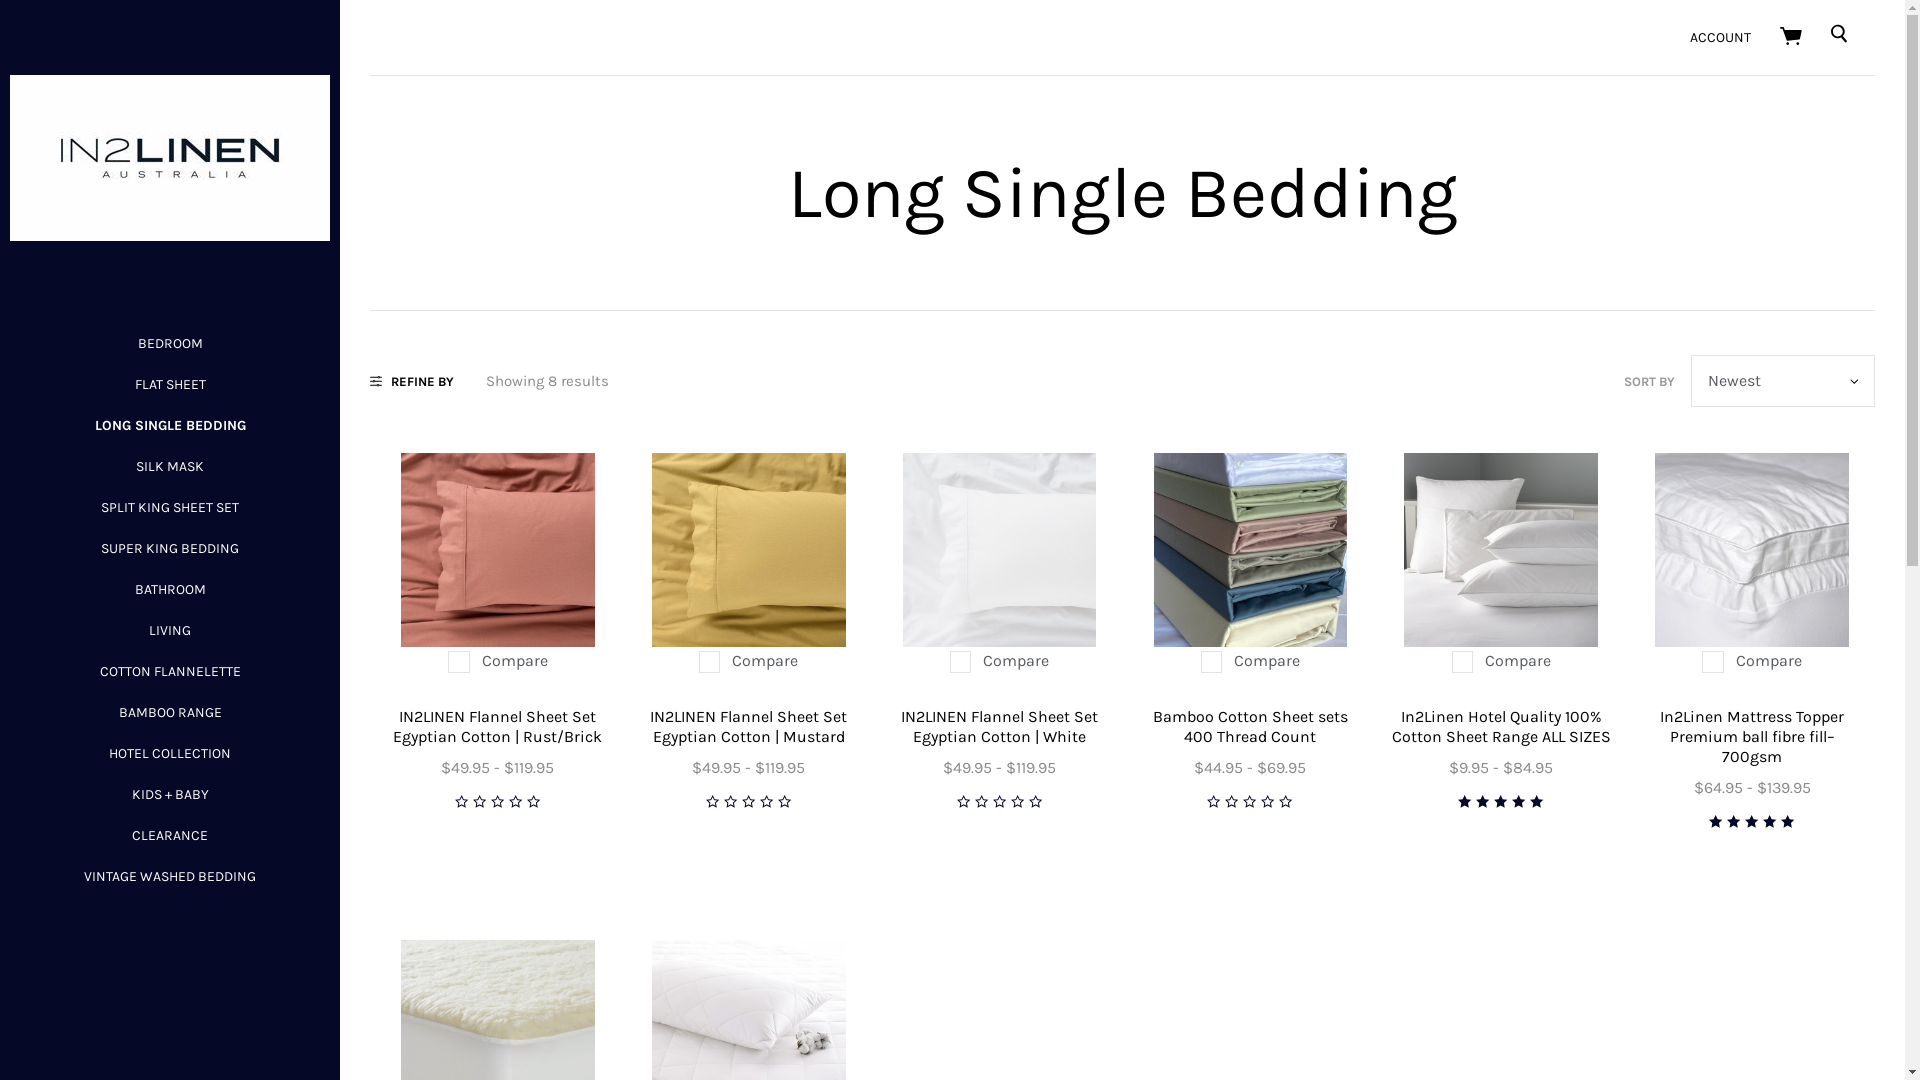  What do you see at coordinates (169, 753) in the screenshot?
I see `'HOTEL COLLECTION'` at bounding box center [169, 753].